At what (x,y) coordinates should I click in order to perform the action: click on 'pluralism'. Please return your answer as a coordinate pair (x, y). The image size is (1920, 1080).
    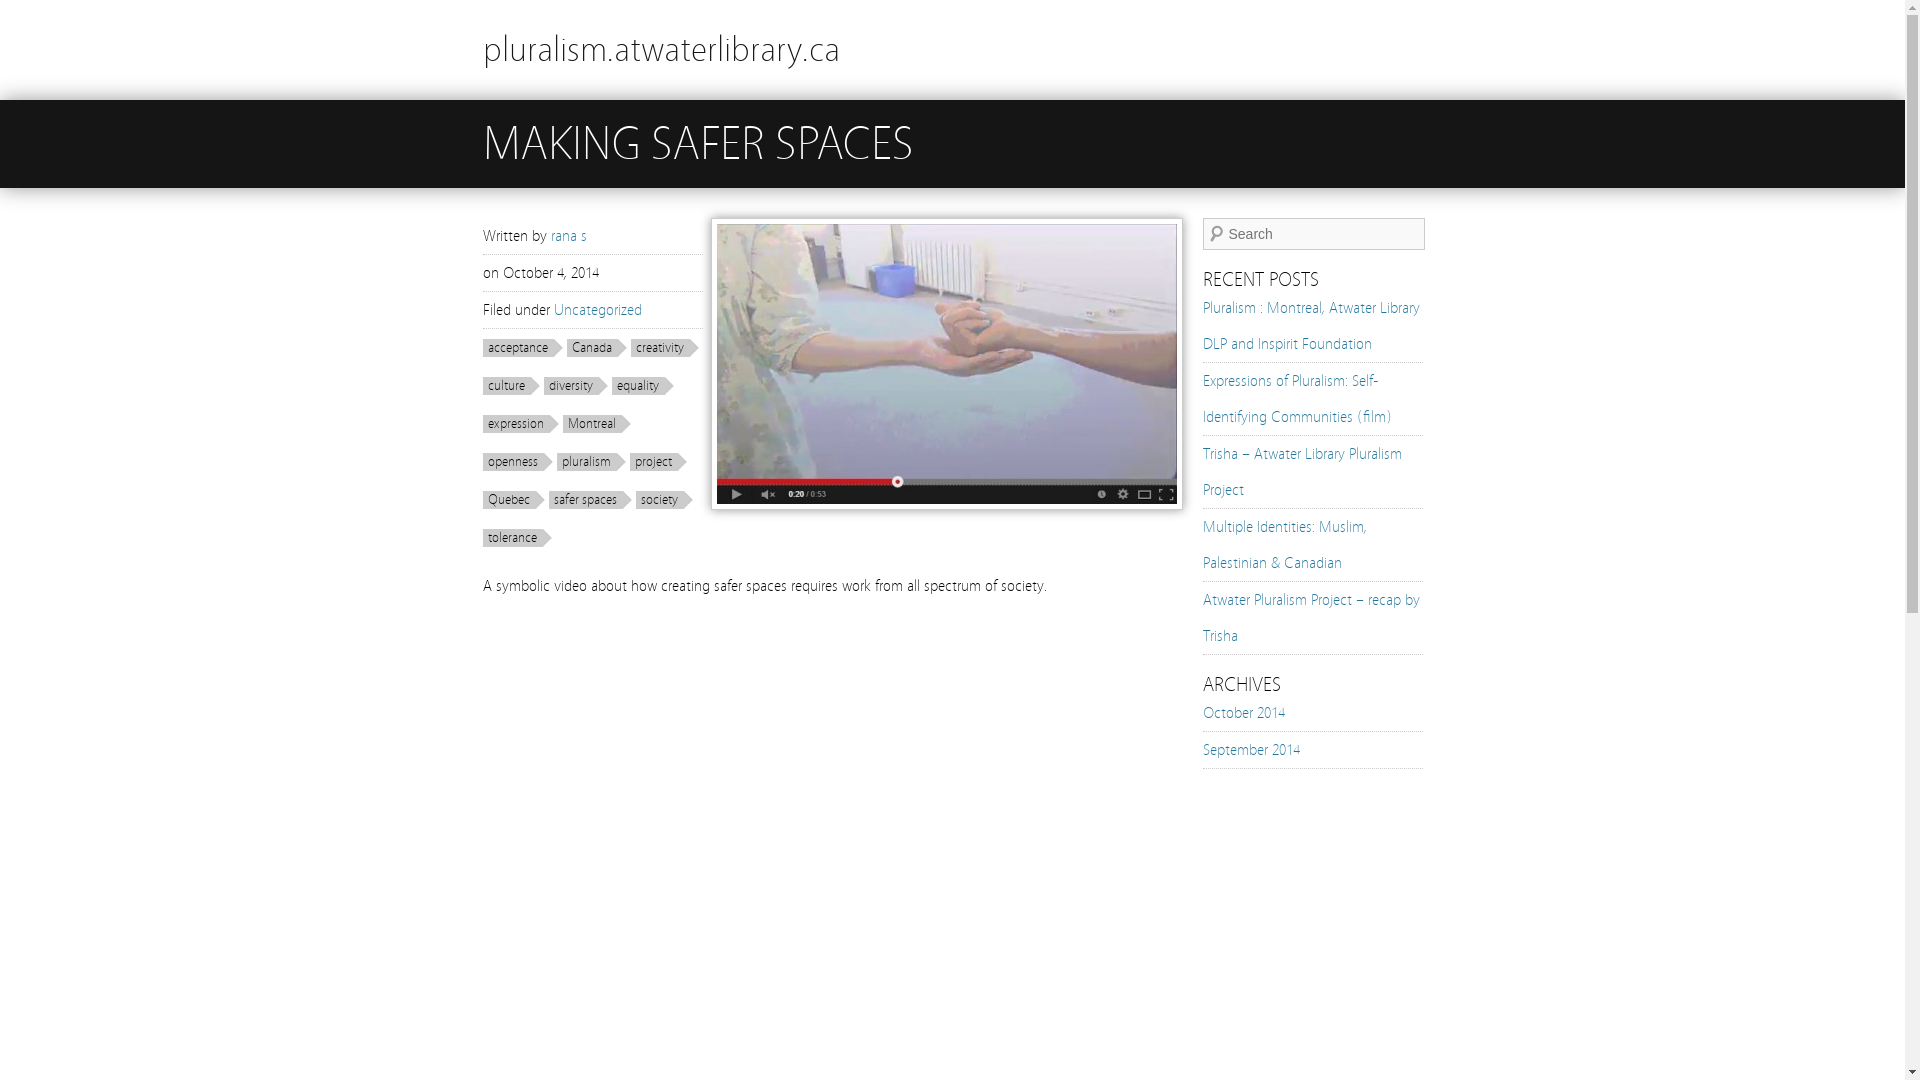
    Looking at the image, I should click on (589, 462).